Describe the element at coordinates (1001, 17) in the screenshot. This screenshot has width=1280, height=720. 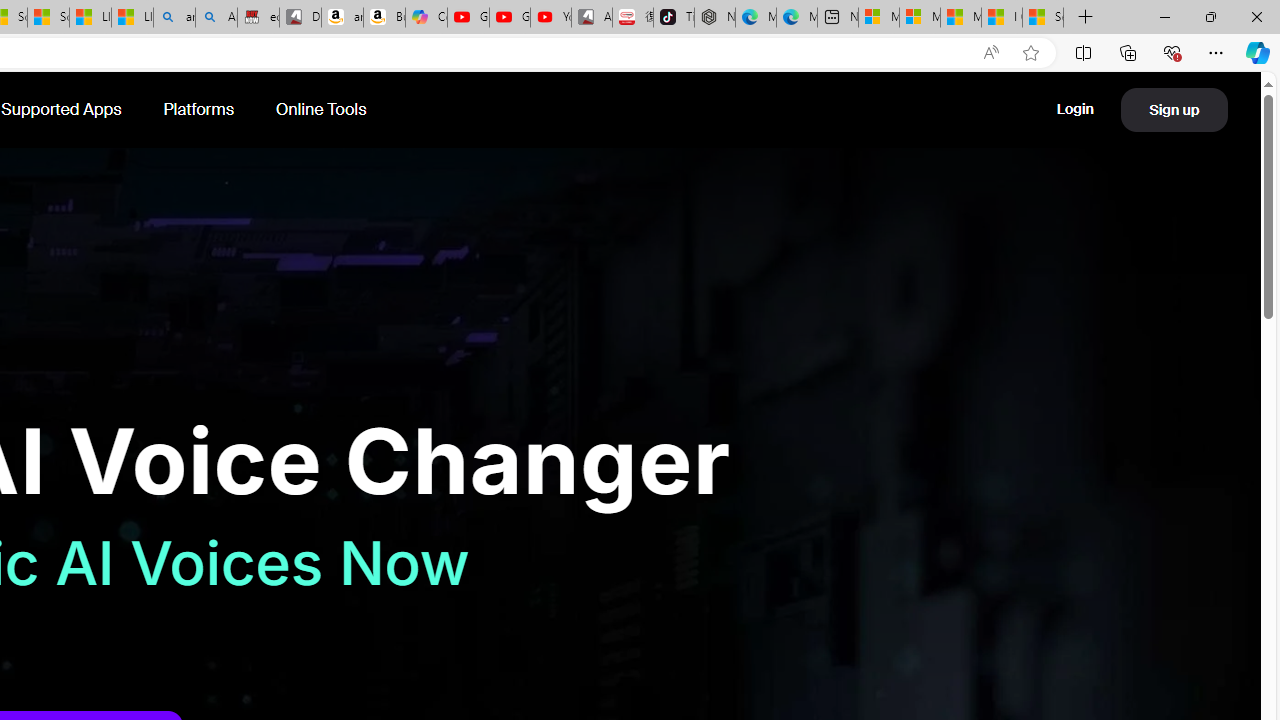
I see `'I Gained 20 Pounds of Muscle in 30 Days! | Watch'` at that location.